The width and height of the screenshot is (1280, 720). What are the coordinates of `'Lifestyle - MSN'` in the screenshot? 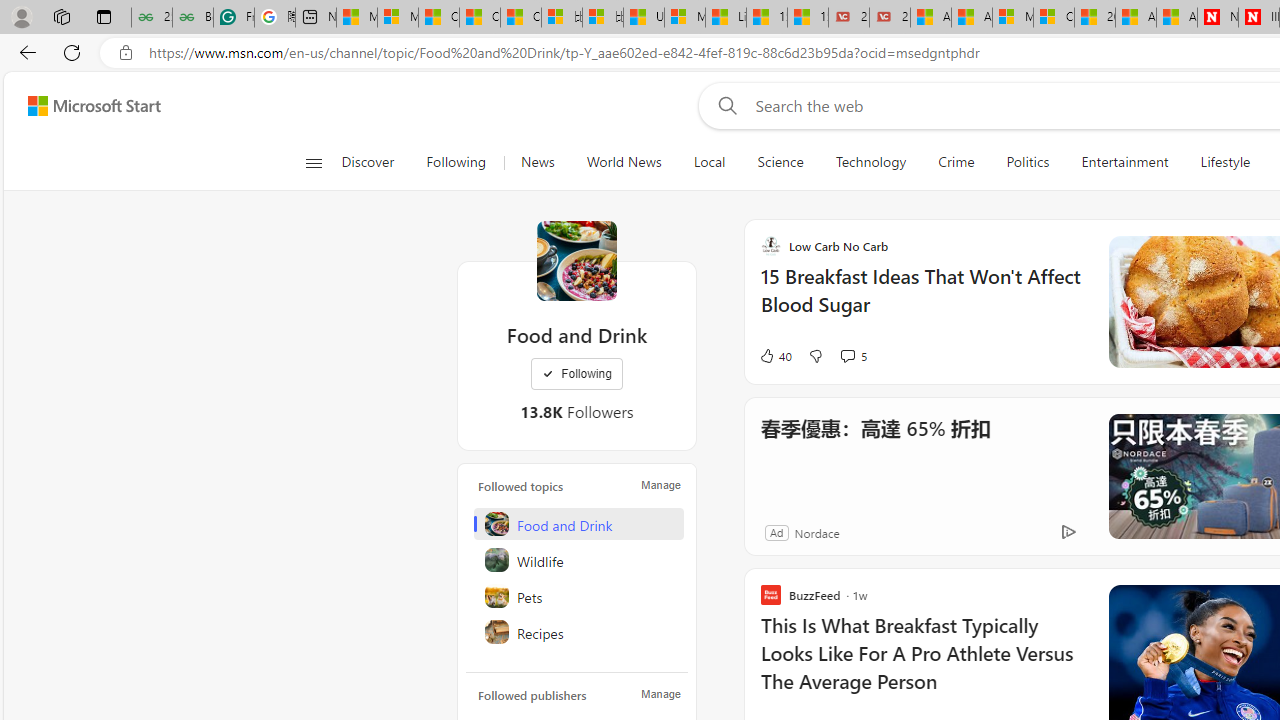 It's located at (725, 17).